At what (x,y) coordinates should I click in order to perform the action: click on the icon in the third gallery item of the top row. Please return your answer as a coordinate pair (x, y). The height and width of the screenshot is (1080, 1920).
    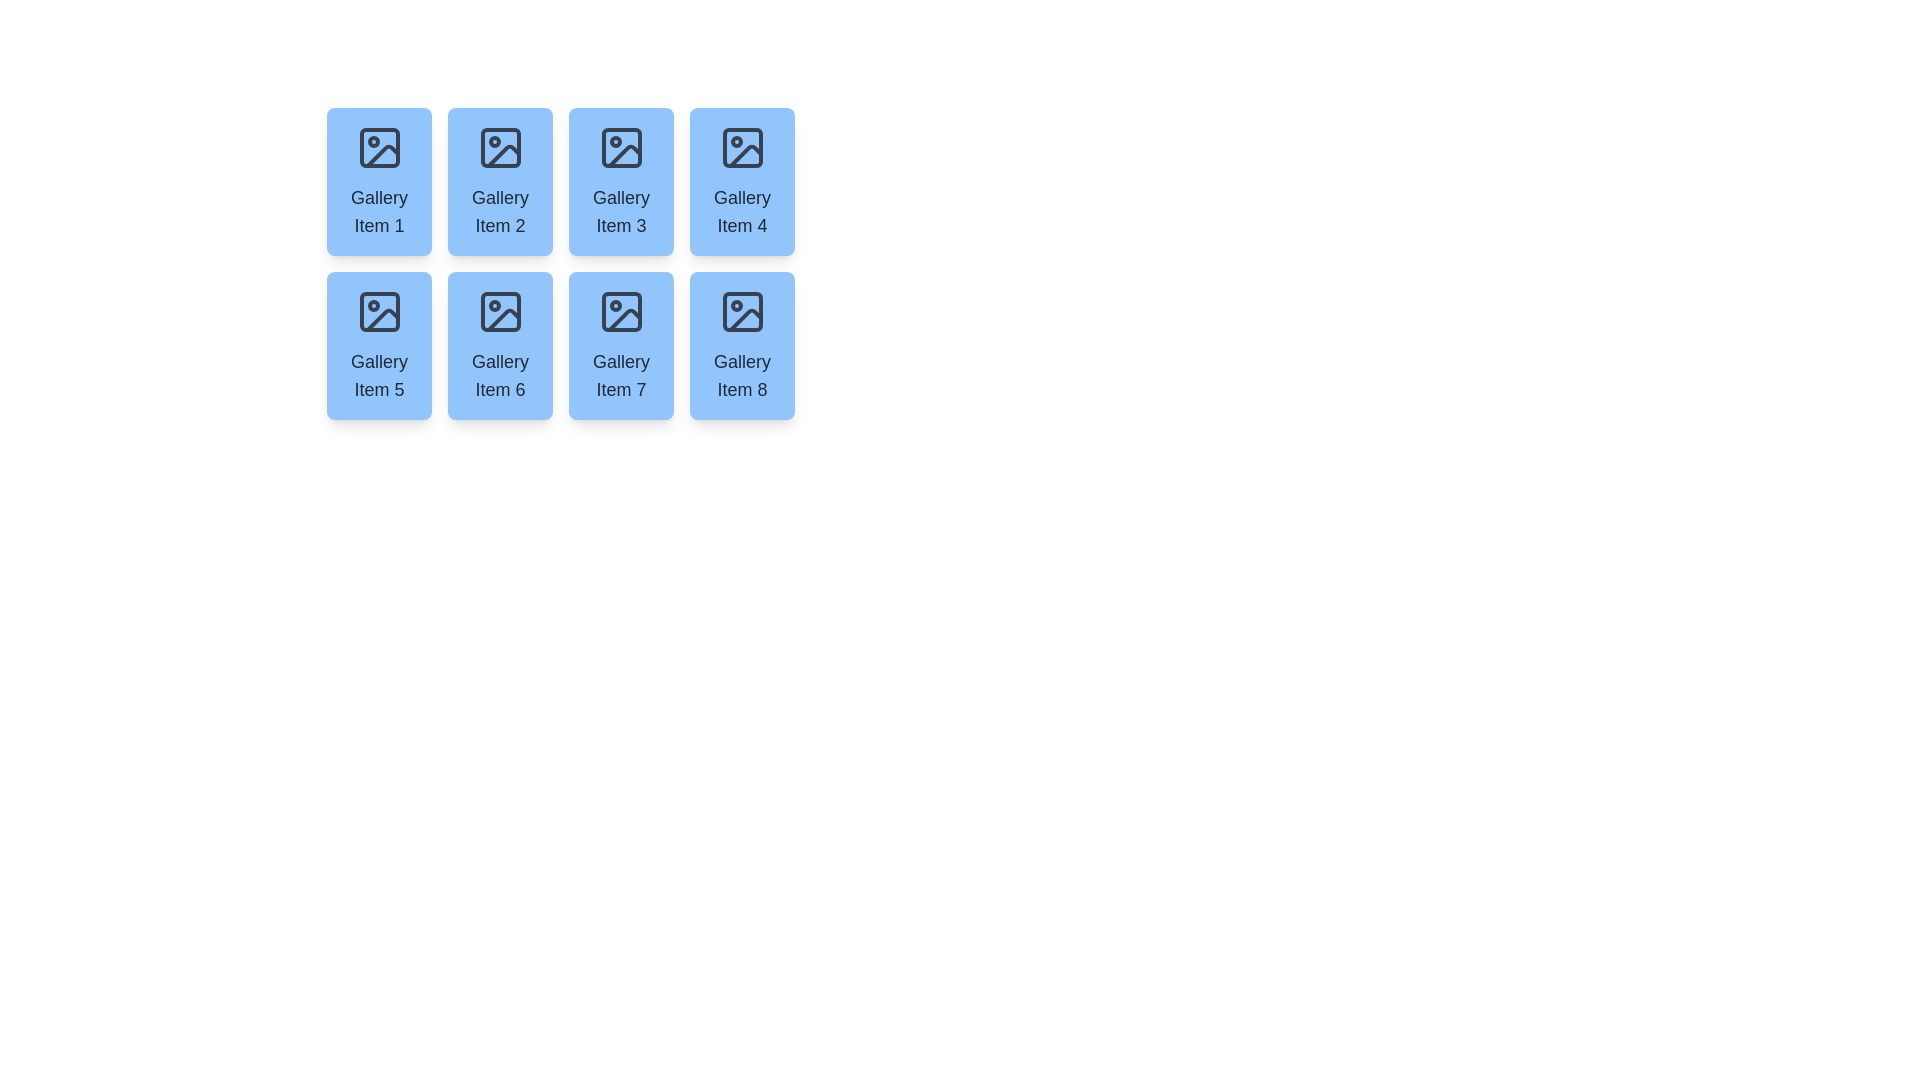
    Looking at the image, I should click on (620, 146).